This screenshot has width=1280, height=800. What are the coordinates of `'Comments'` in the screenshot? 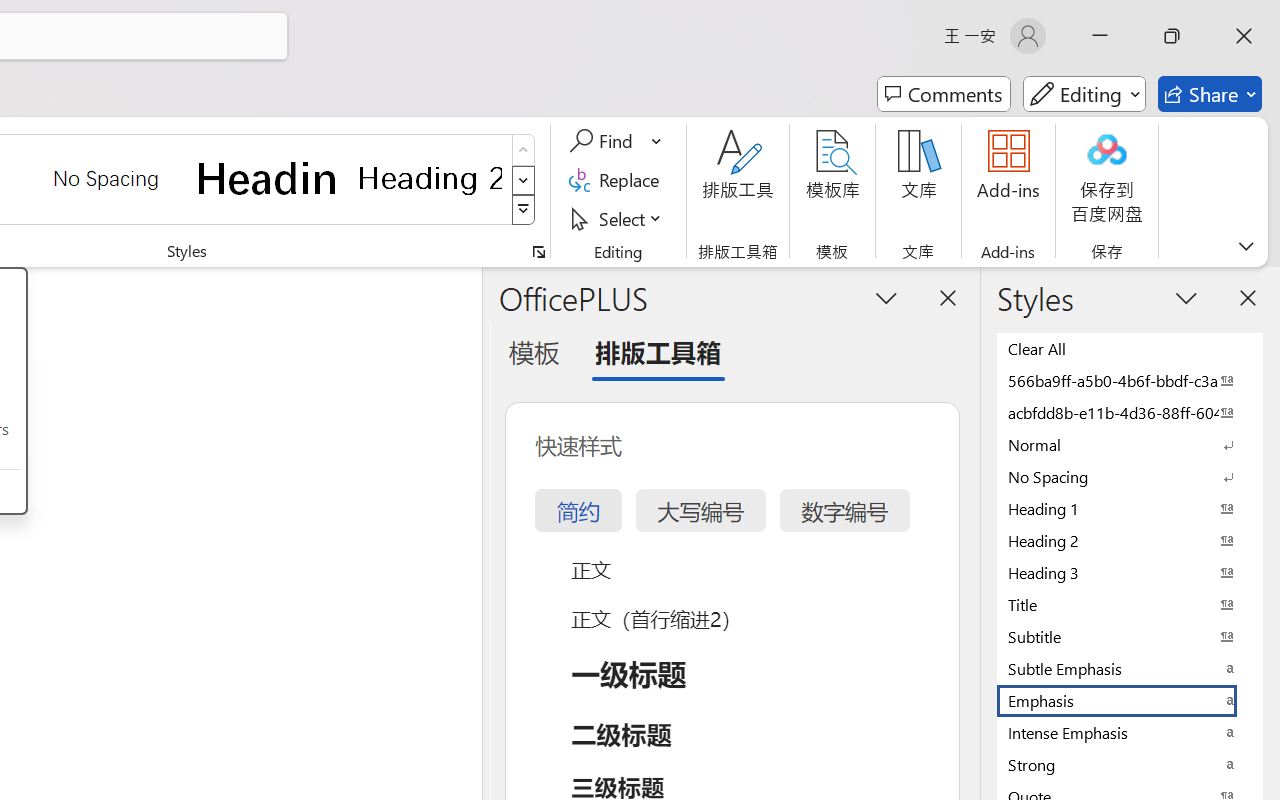 It's located at (943, 94).